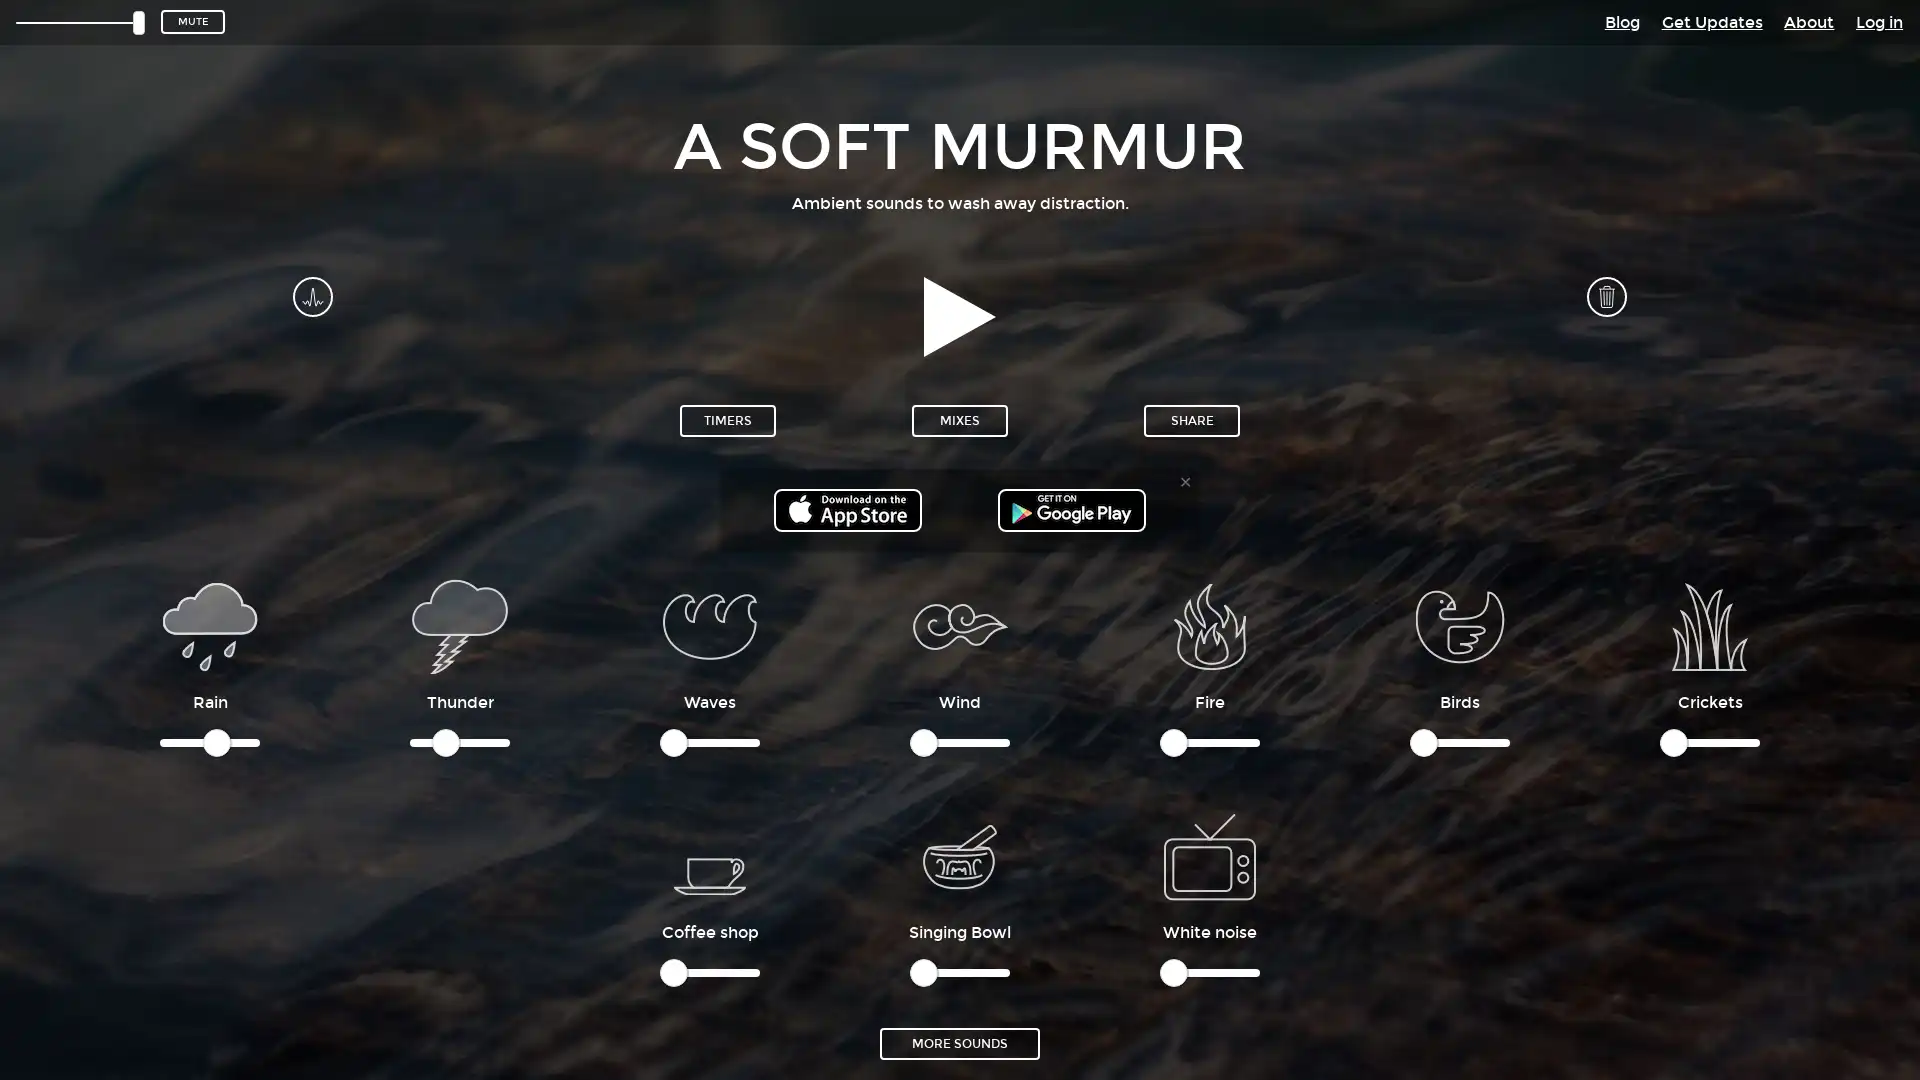 The height and width of the screenshot is (1080, 1920). What do you see at coordinates (1208, 855) in the screenshot?
I see `Loading icon` at bounding box center [1208, 855].